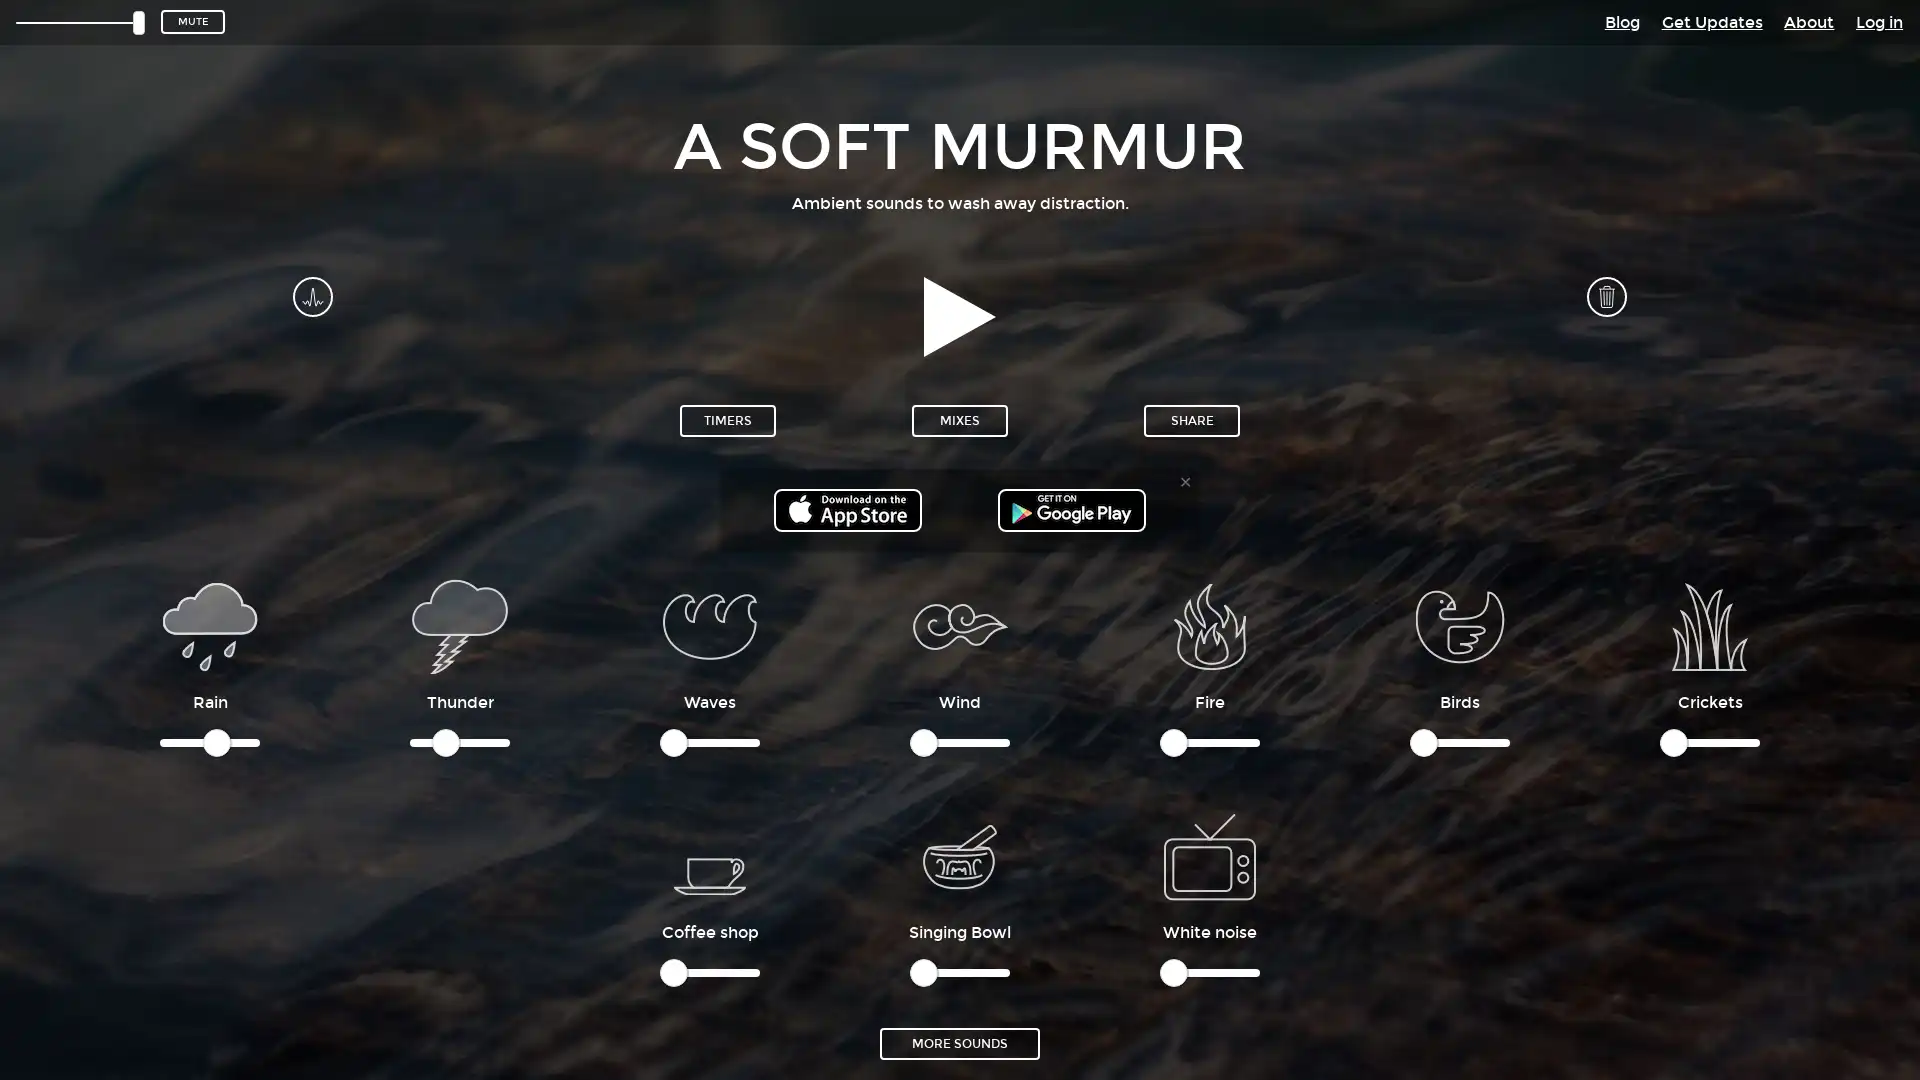 The height and width of the screenshot is (1080, 1920). What do you see at coordinates (1208, 855) in the screenshot?
I see `Loading icon` at bounding box center [1208, 855].